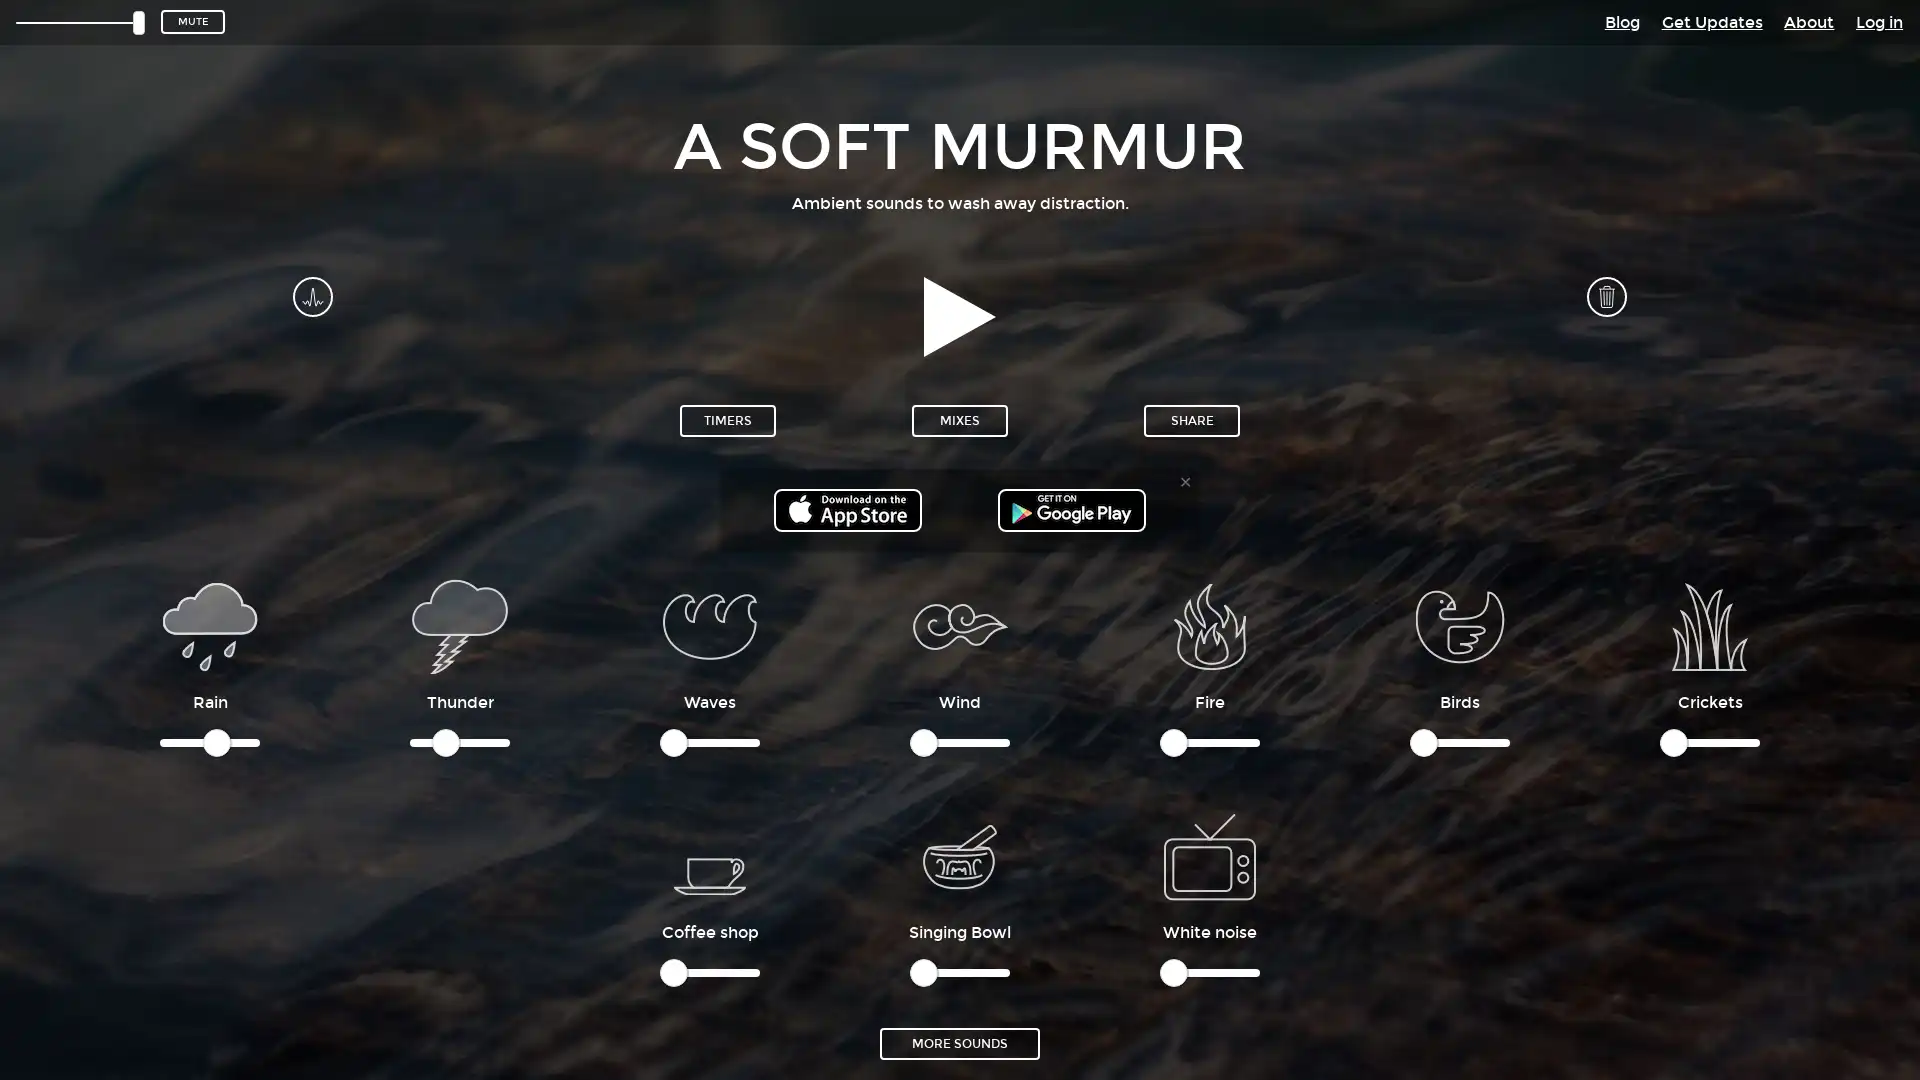 The height and width of the screenshot is (1080, 1920). What do you see at coordinates (1208, 855) in the screenshot?
I see `Loading icon` at bounding box center [1208, 855].